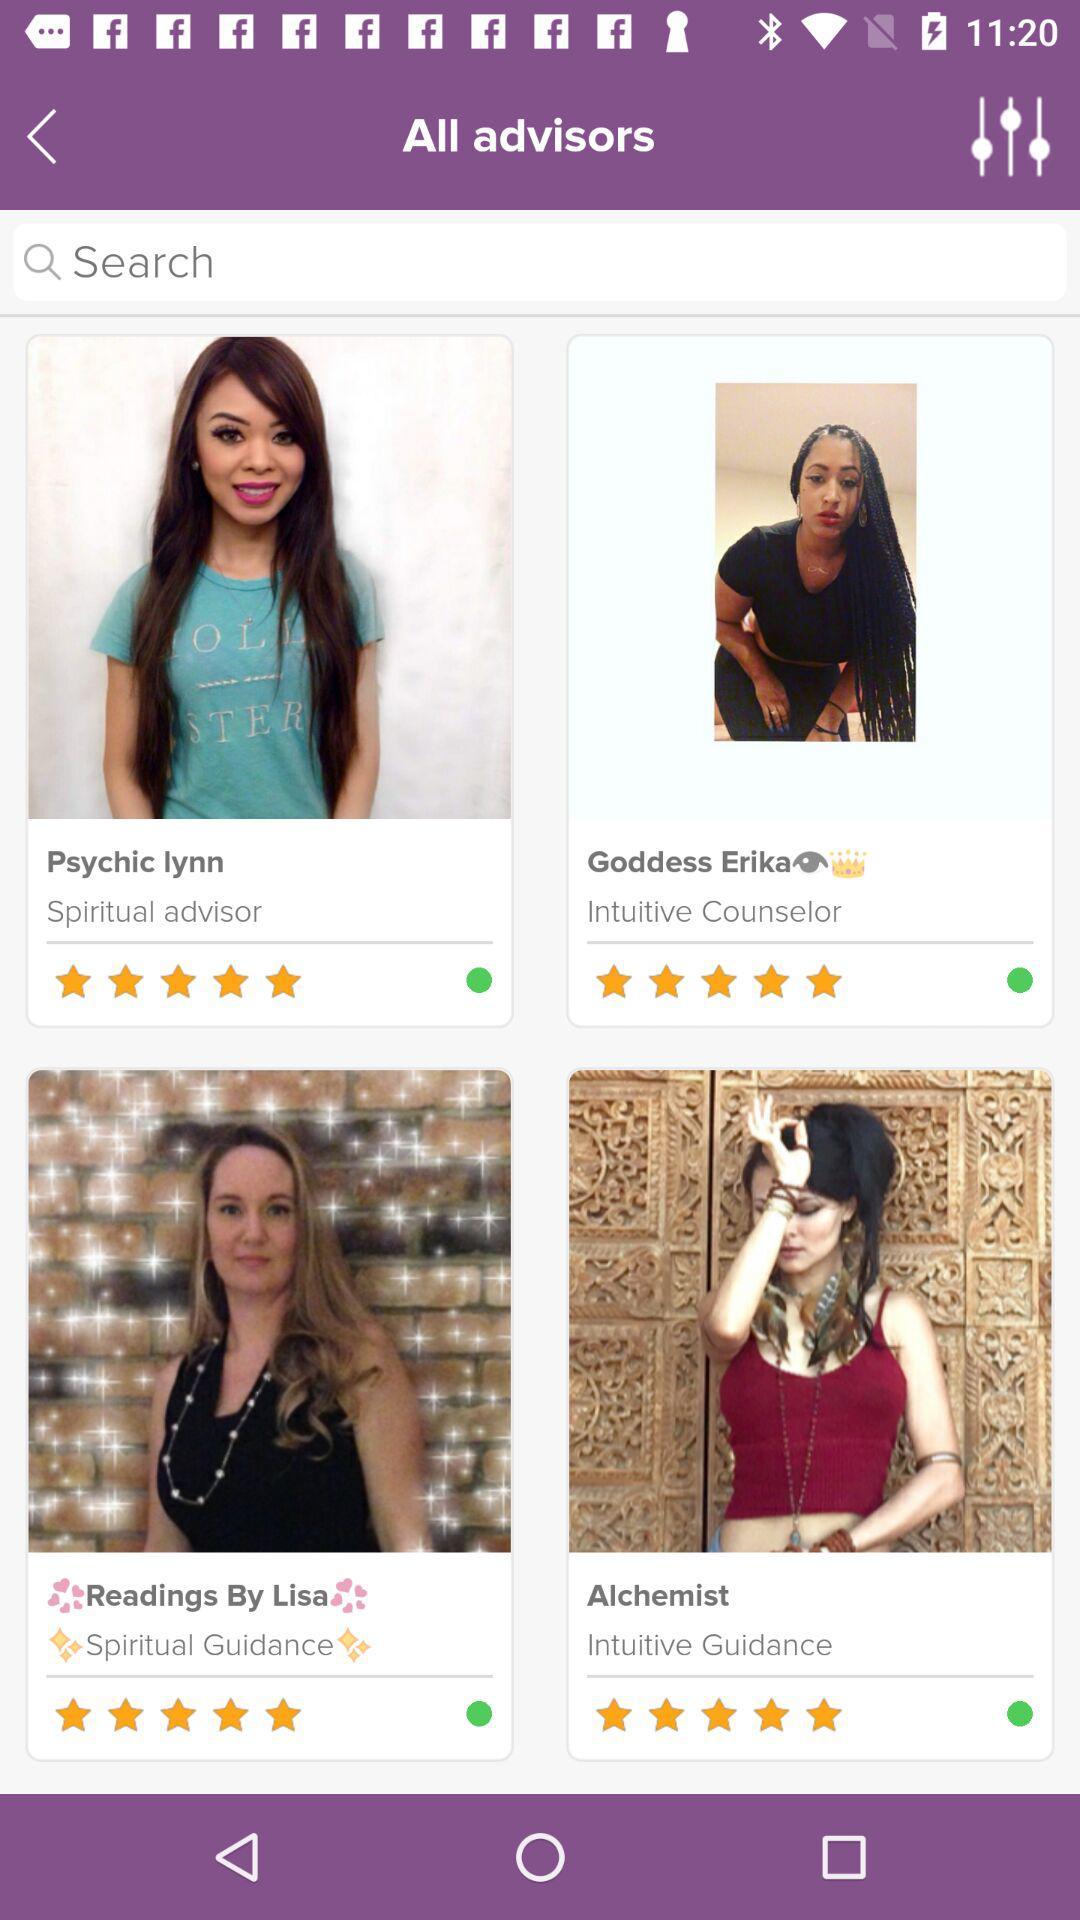 The height and width of the screenshot is (1920, 1080). I want to click on the start options which is below the text intuitive counselor, so click(717, 980).